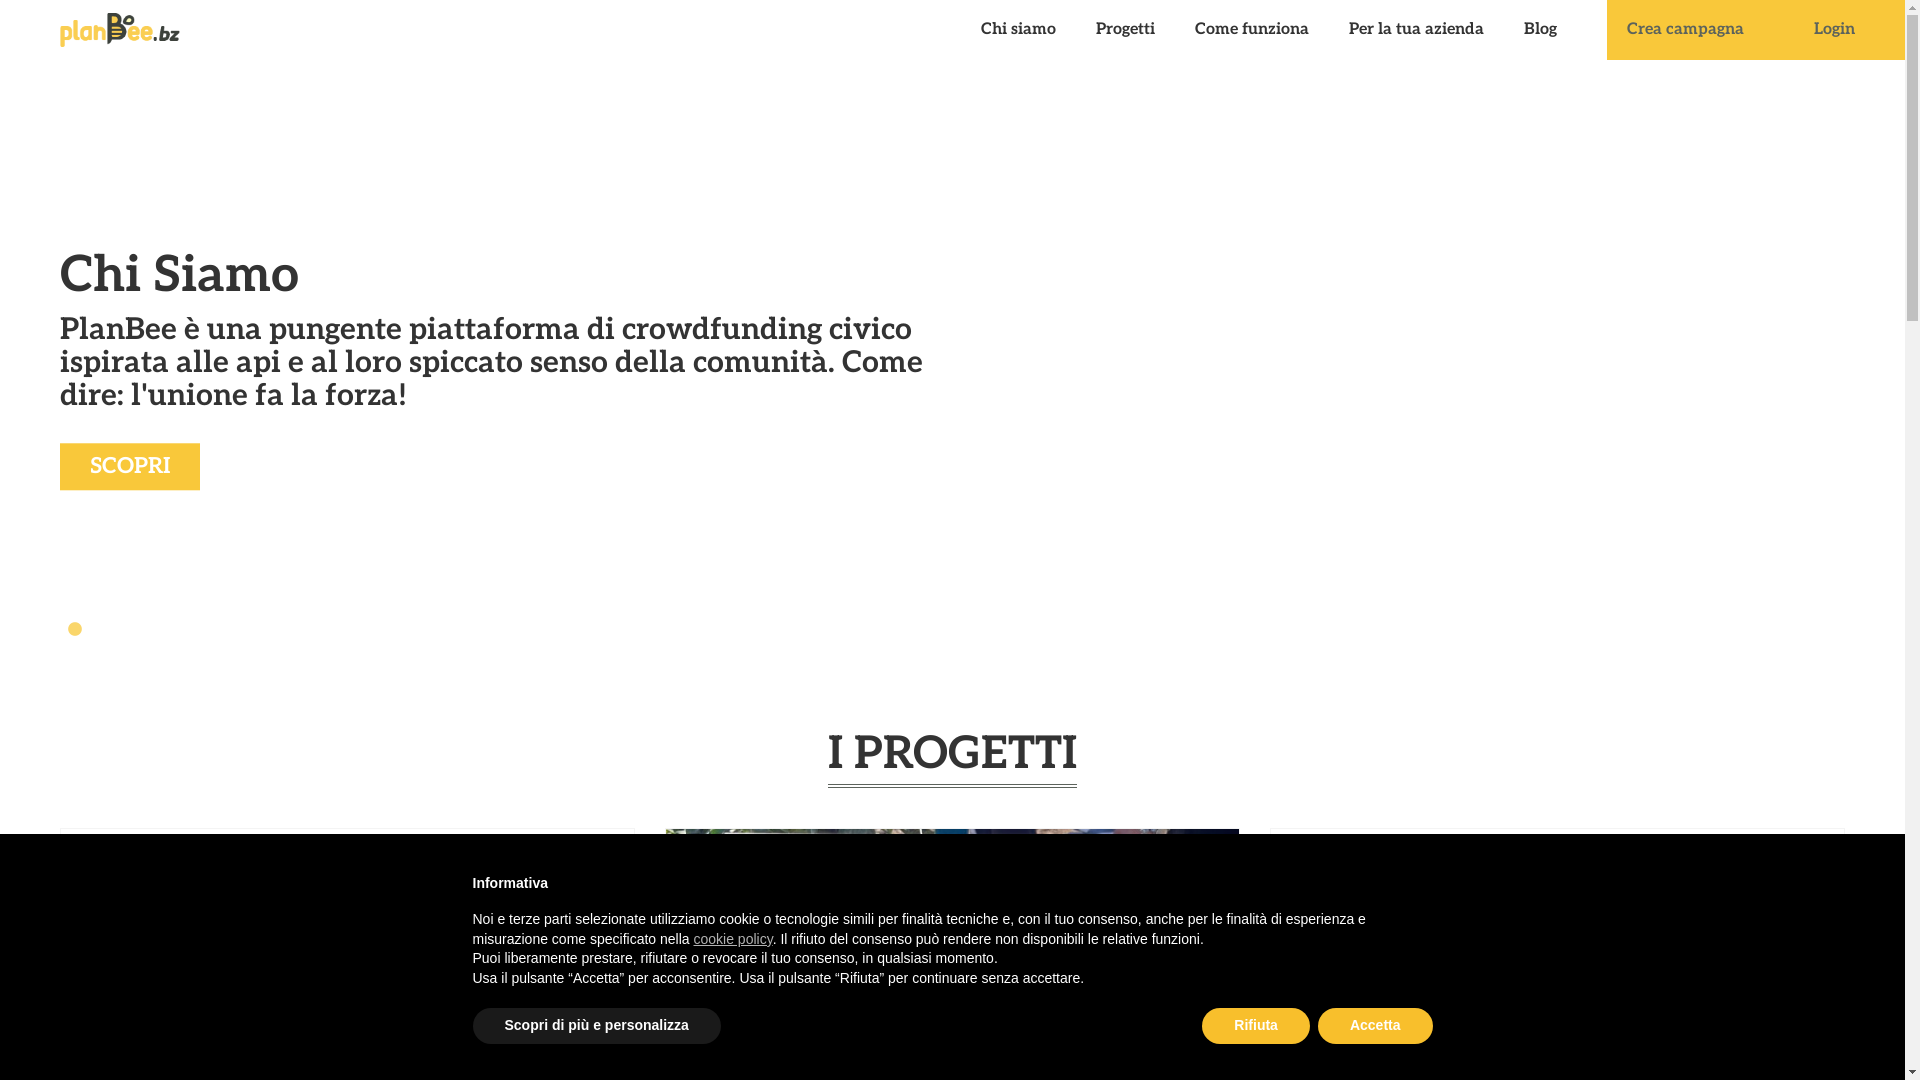 The image size is (1920, 1080). I want to click on 'Login', so click(1834, 30).